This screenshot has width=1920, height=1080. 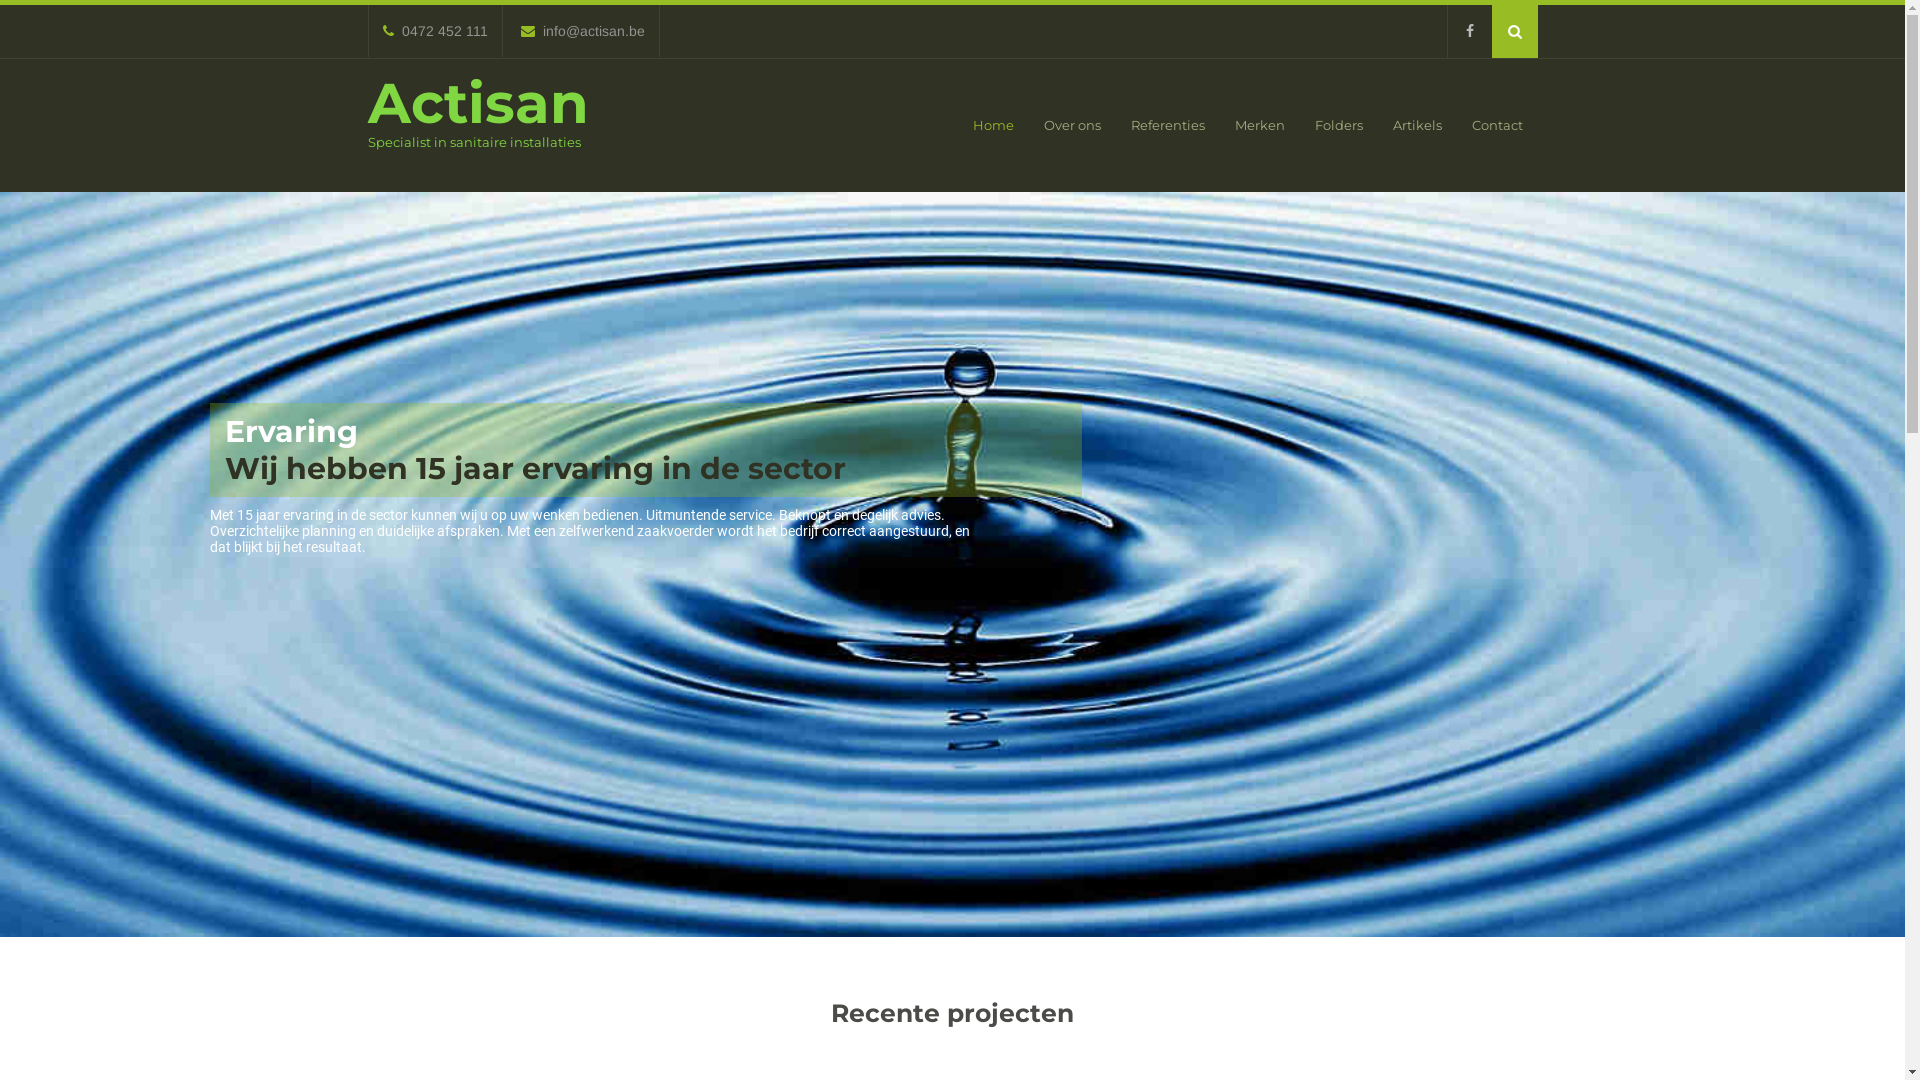 What do you see at coordinates (580, 30) in the screenshot?
I see `'info@actisan.be'` at bounding box center [580, 30].